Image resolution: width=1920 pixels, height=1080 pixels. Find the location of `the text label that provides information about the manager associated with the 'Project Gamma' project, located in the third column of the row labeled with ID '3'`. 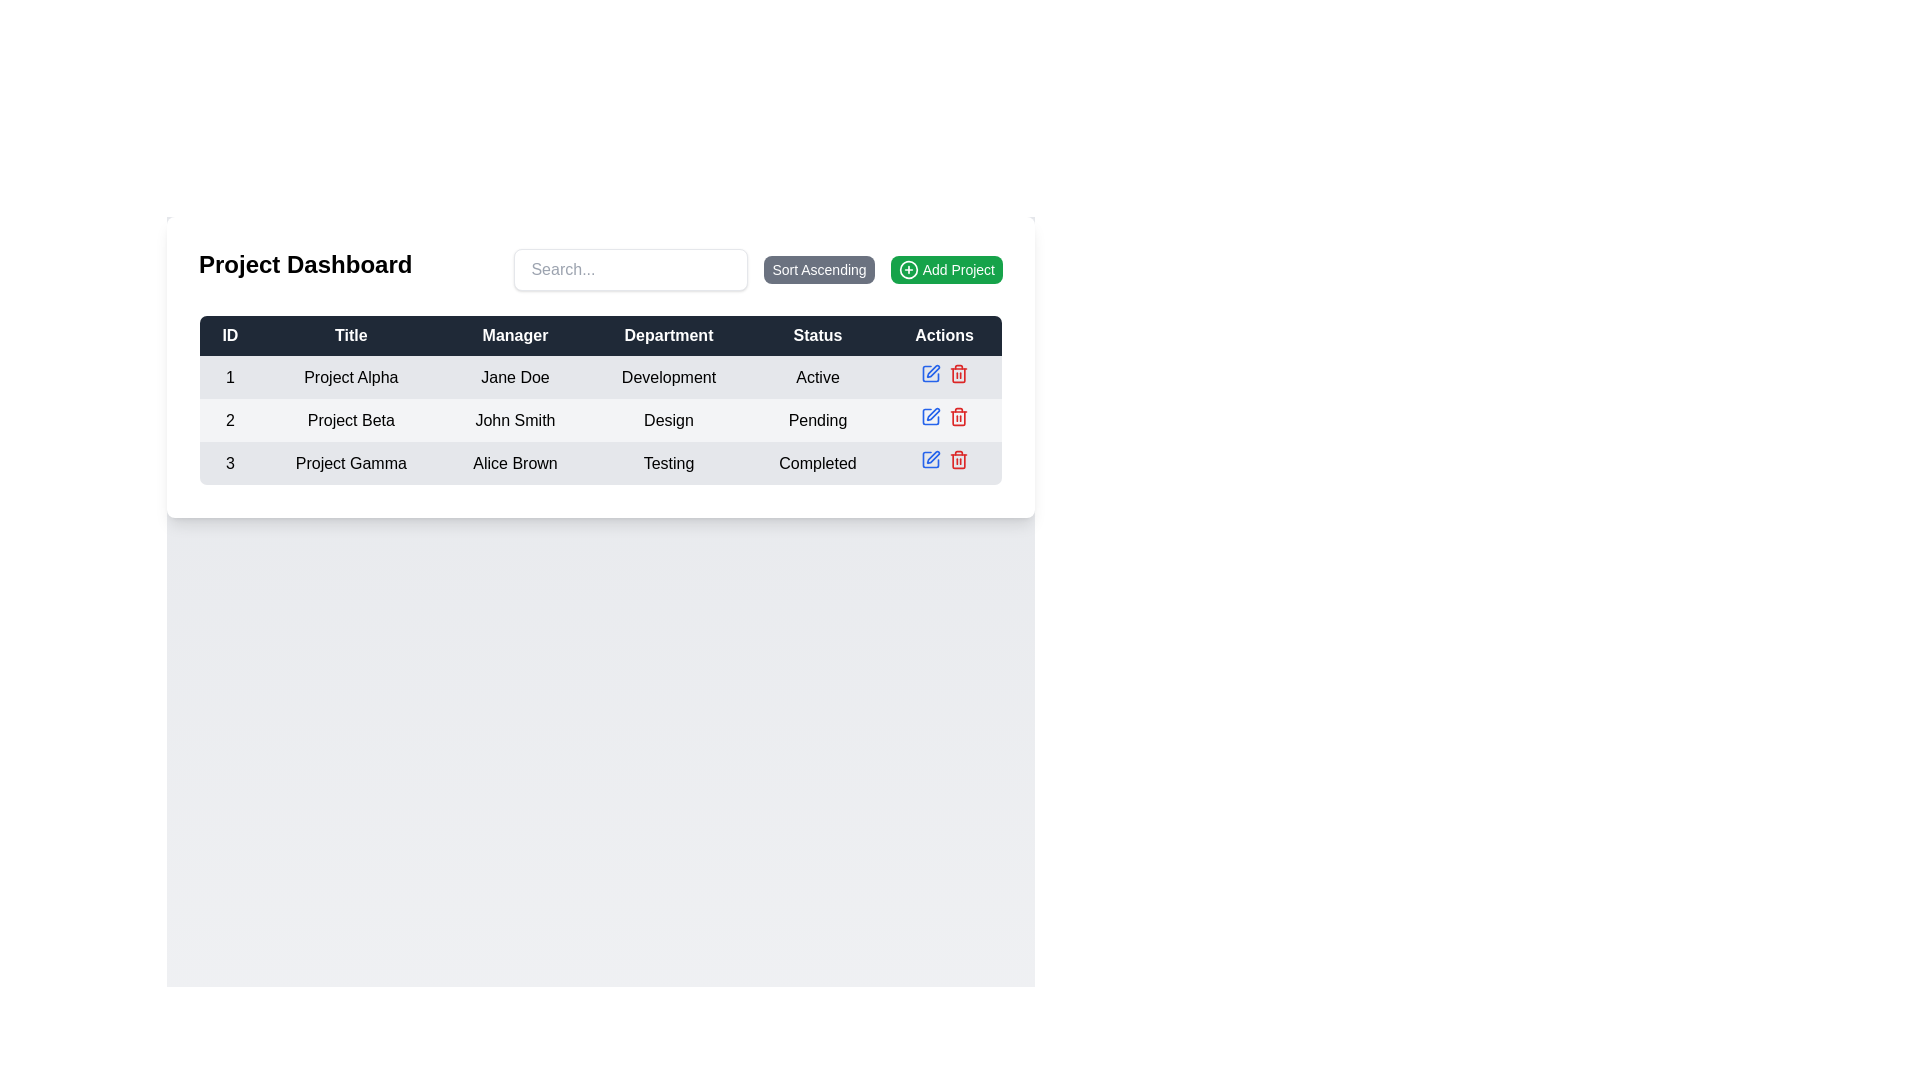

the text label that provides information about the manager associated with the 'Project Gamma' project, located in the third column of the row labeled with ID '3' is located at coordinates (515, 463).